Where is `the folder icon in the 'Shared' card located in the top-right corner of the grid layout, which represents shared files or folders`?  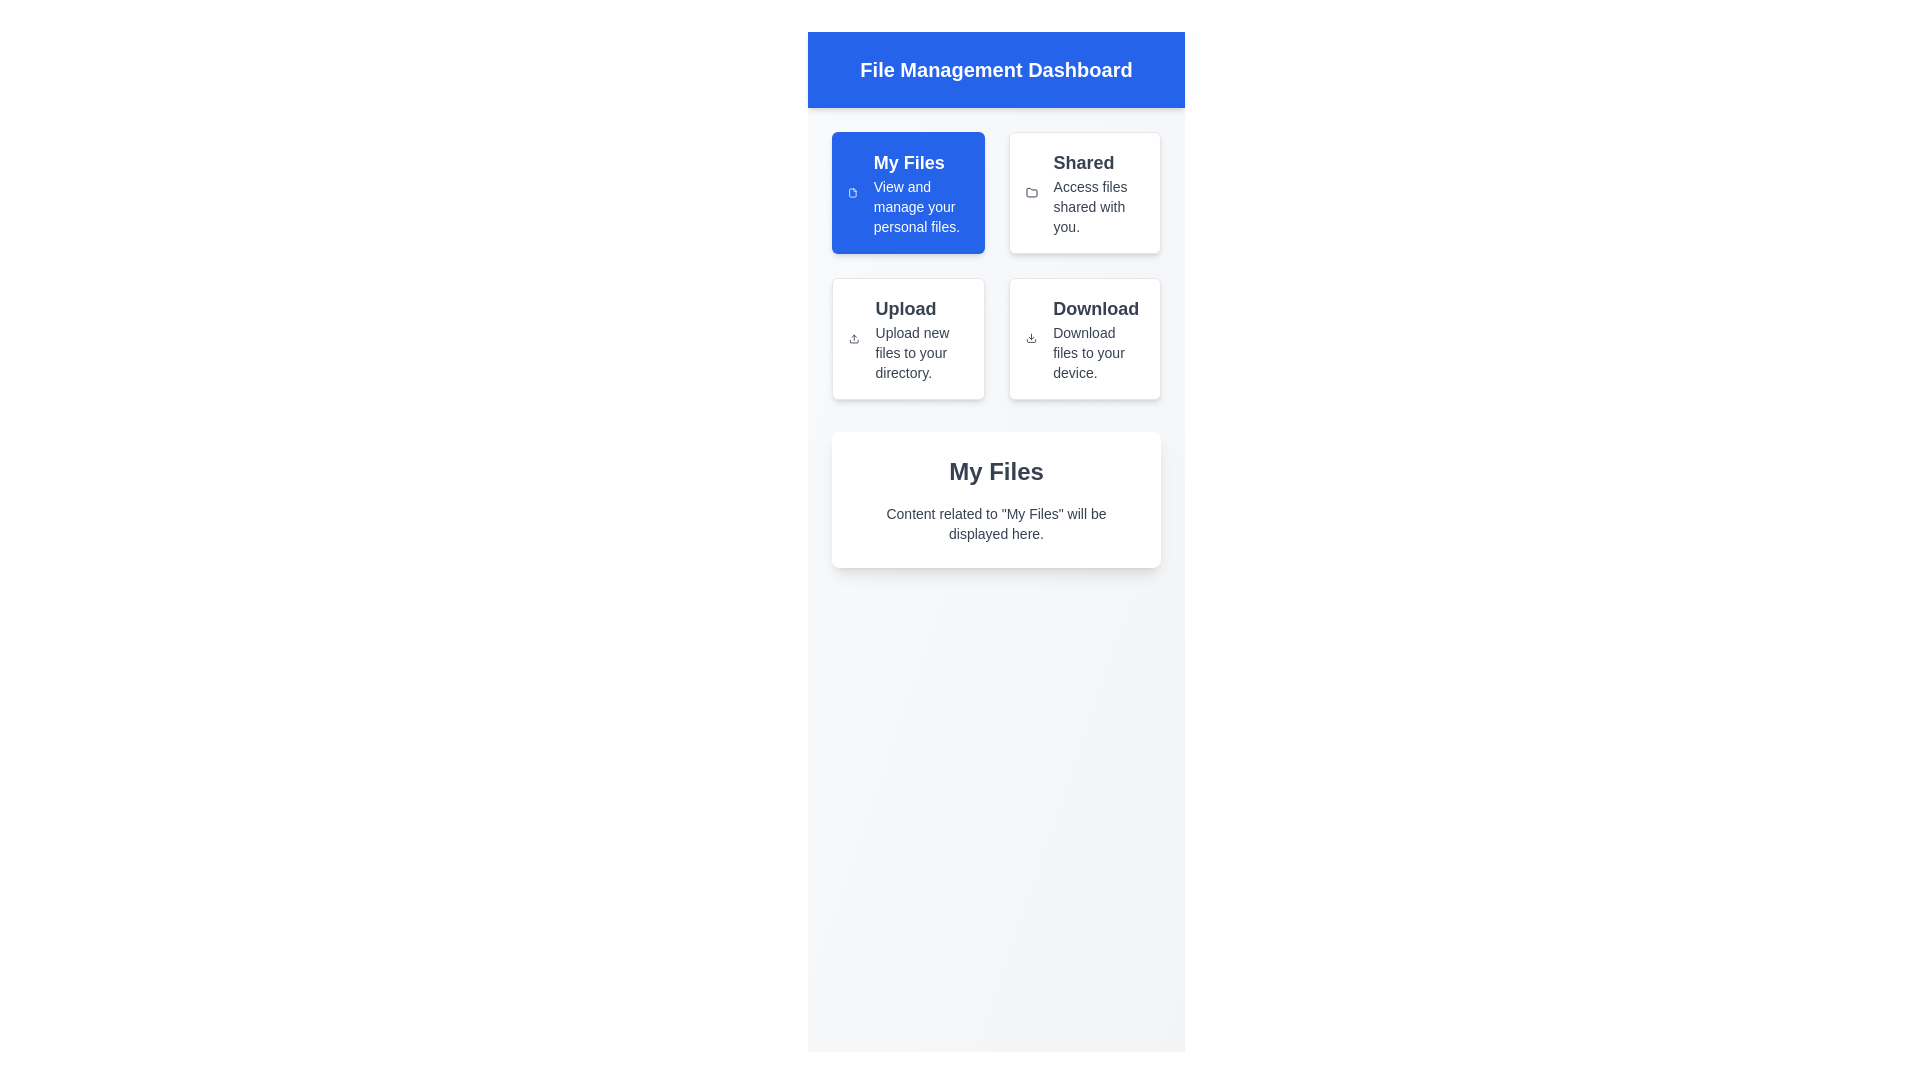
the folder icon in the 'Shared' card located in the top-right corner of the grid layout, which represents shared files or folders is located at coordinates (1031, 192).